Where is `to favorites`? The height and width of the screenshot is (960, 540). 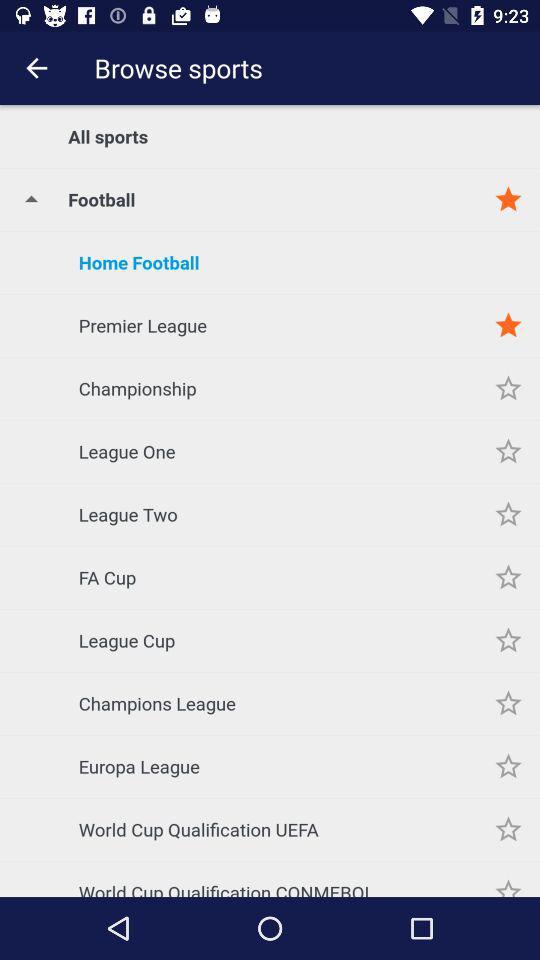
to favorites is located at coordinates (508, 765).